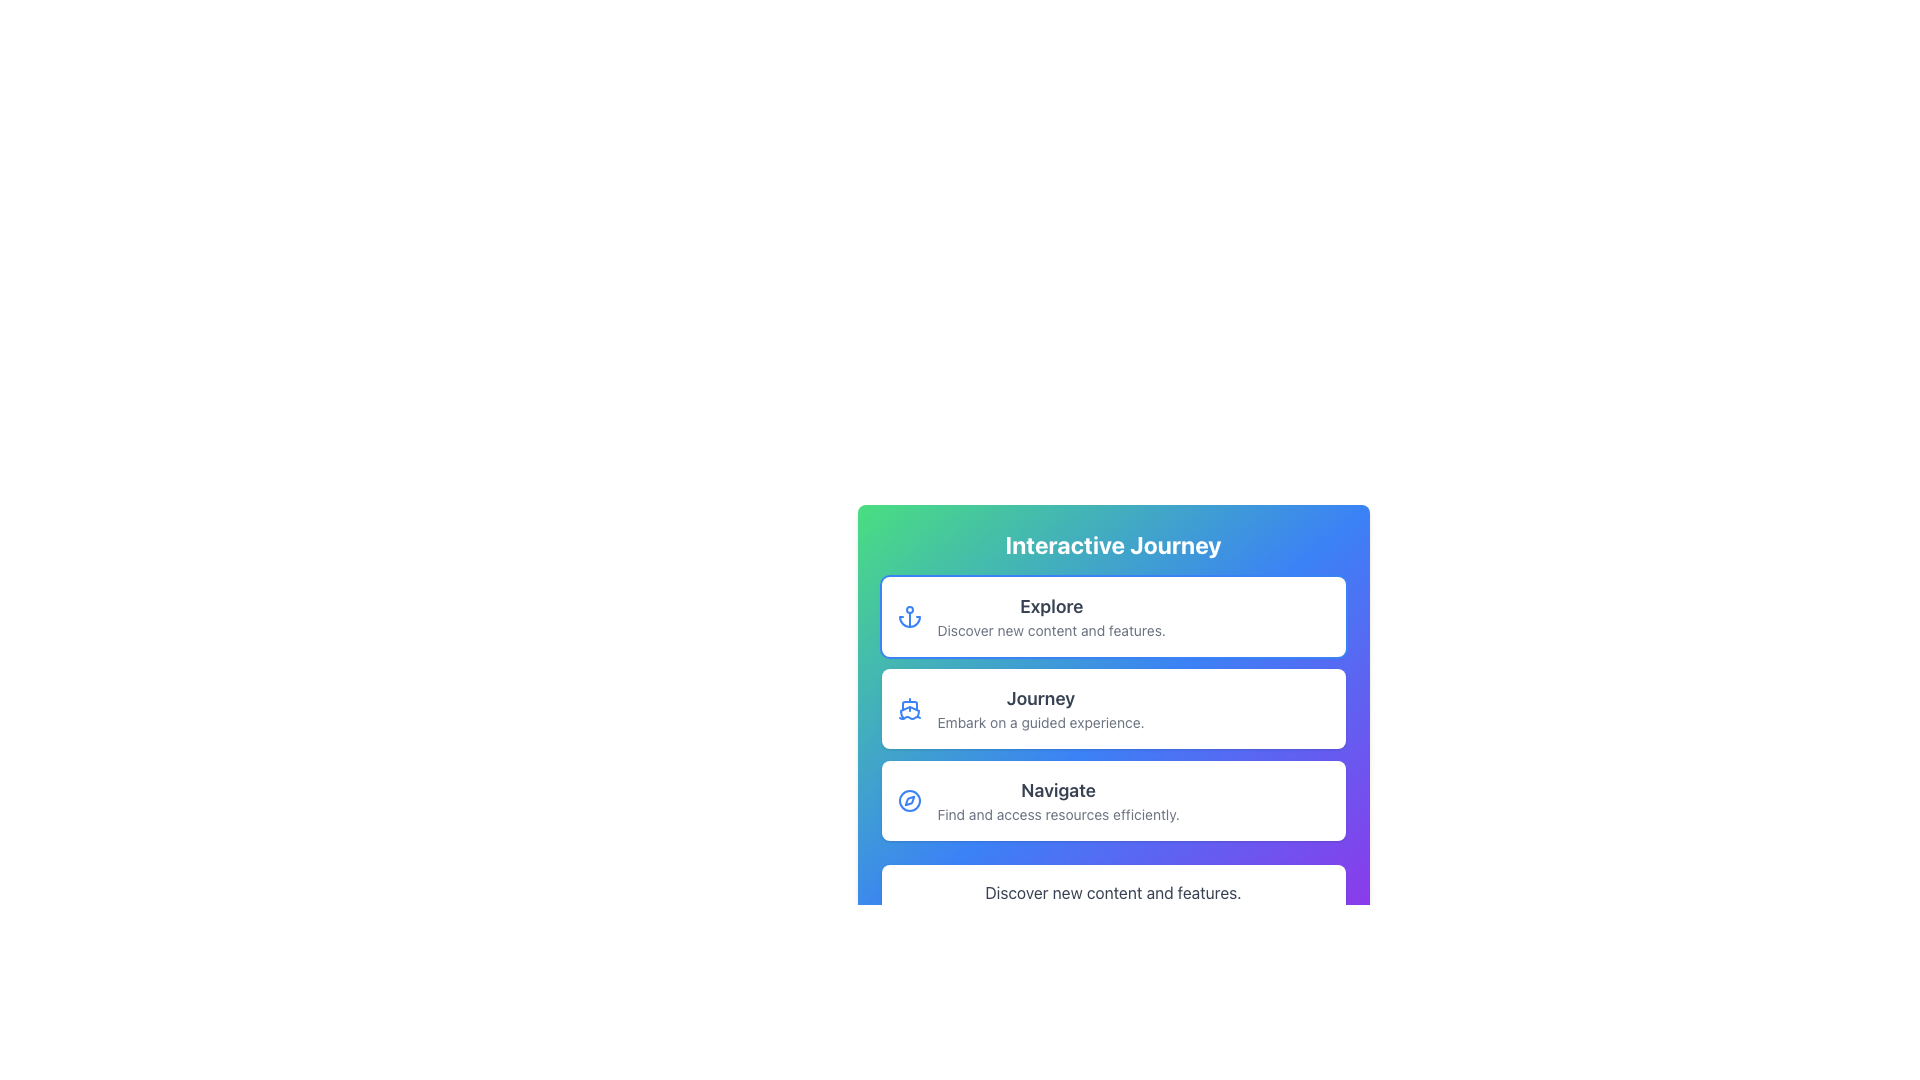 The width and height of the screenshot is (1920, 1080). What do you see at coordinates (1040, 697) in the screenshot?
I see `the 'Journey' card title text label, which serves as a heading for the associated description text below, positioned in the second card from the top of the vertically stacked options` at bounding box center [1040, 697].